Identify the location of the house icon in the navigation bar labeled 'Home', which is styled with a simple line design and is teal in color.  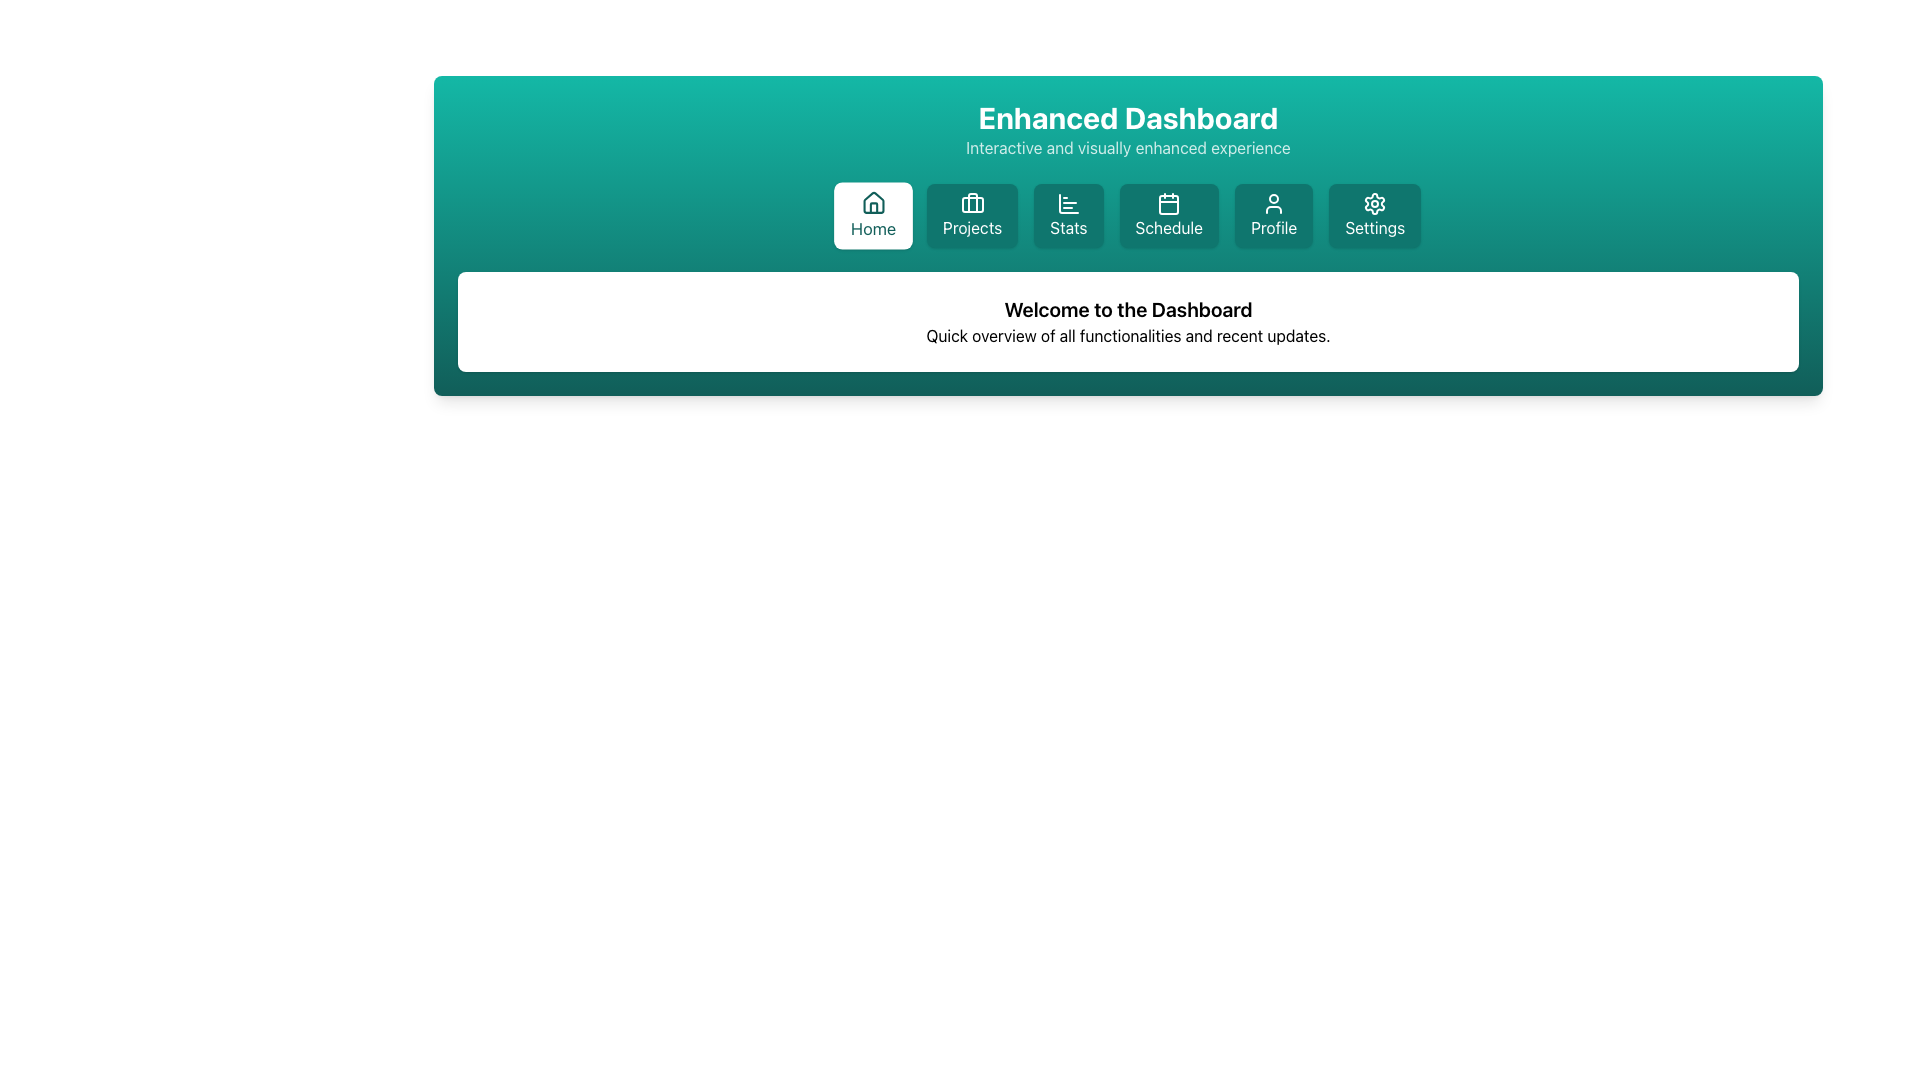
(873, 203).